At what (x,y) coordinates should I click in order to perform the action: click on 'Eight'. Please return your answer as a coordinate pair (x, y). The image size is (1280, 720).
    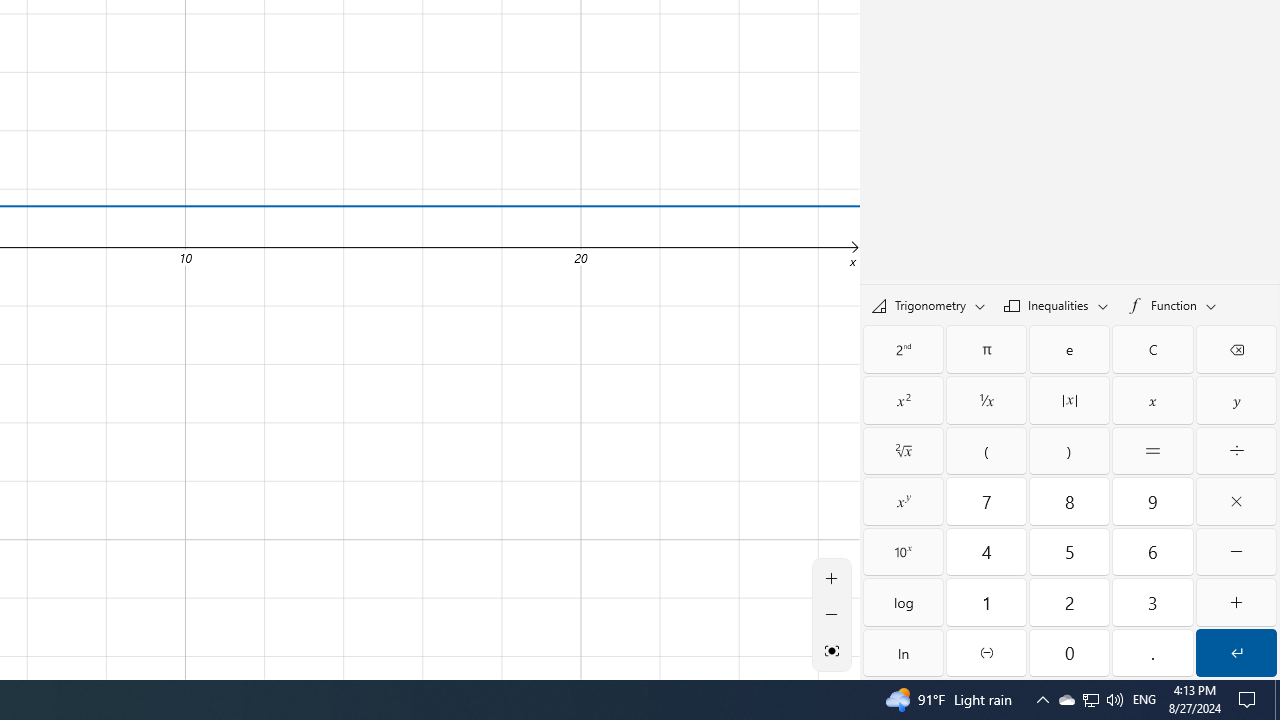
    Looking at the image, I should click on (1068, 500).